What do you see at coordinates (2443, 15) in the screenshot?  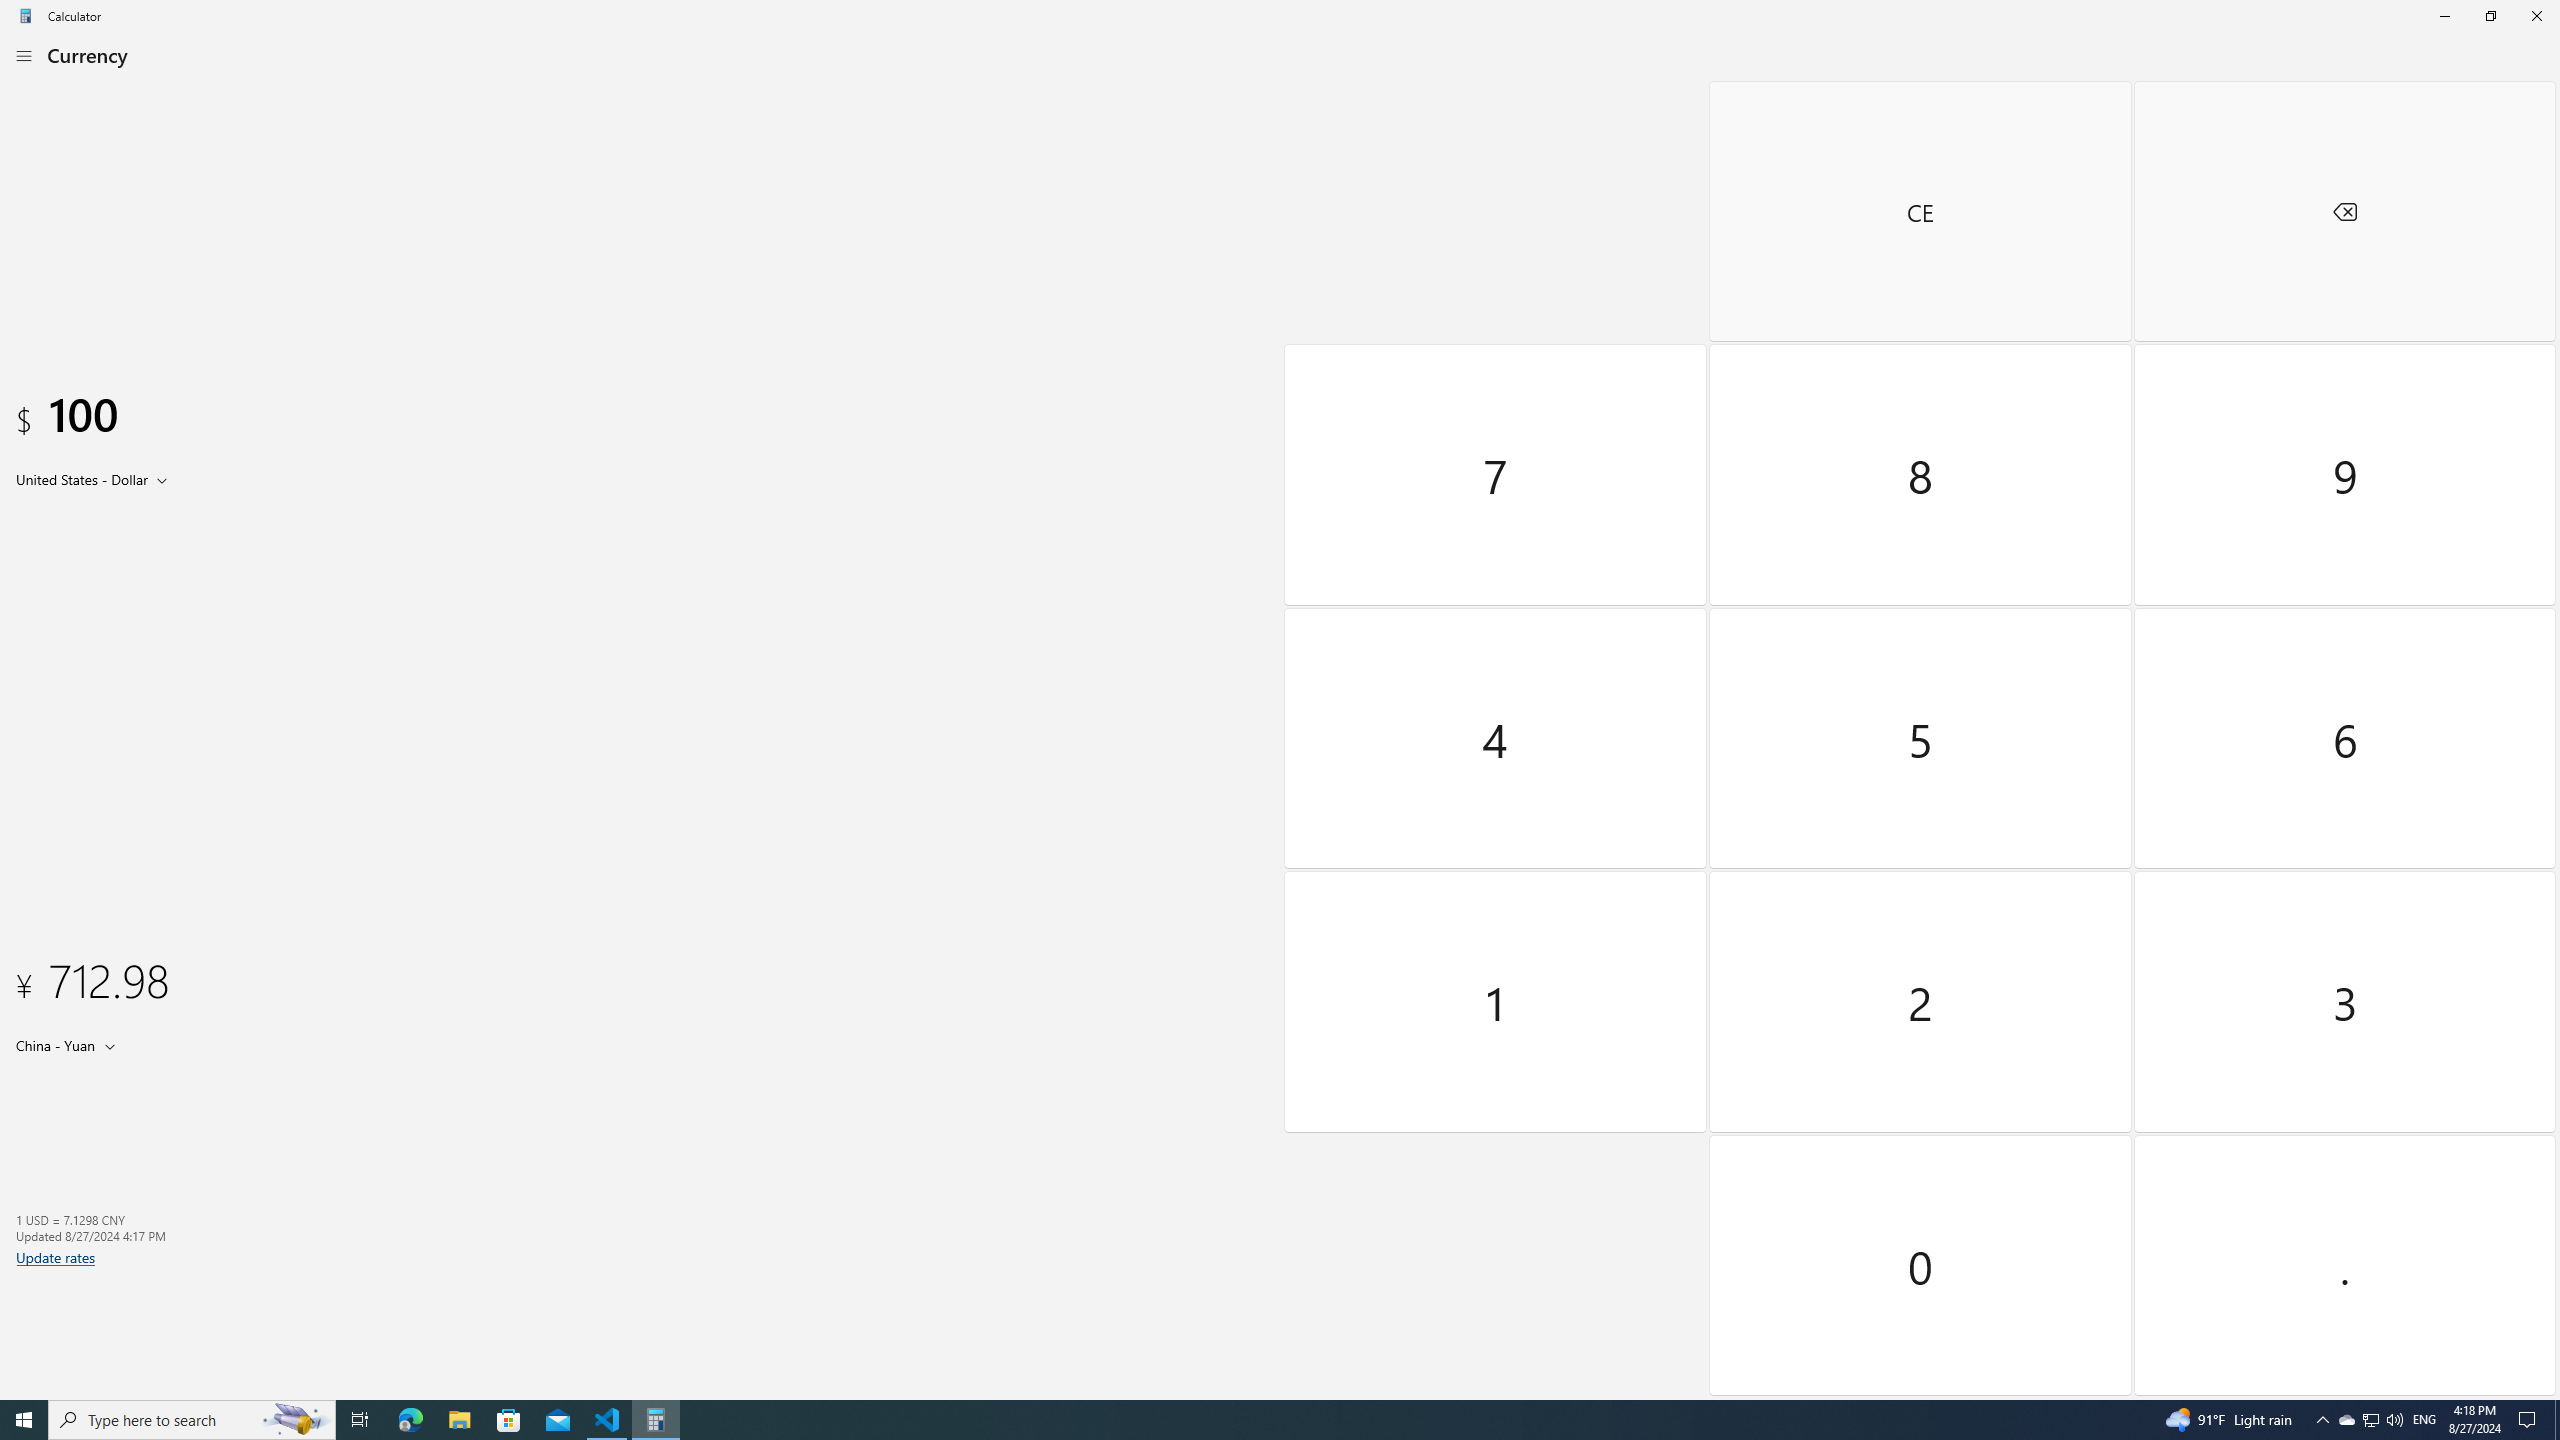 I see `'Minimize Calculator'` at bounding box center [2443, 15].